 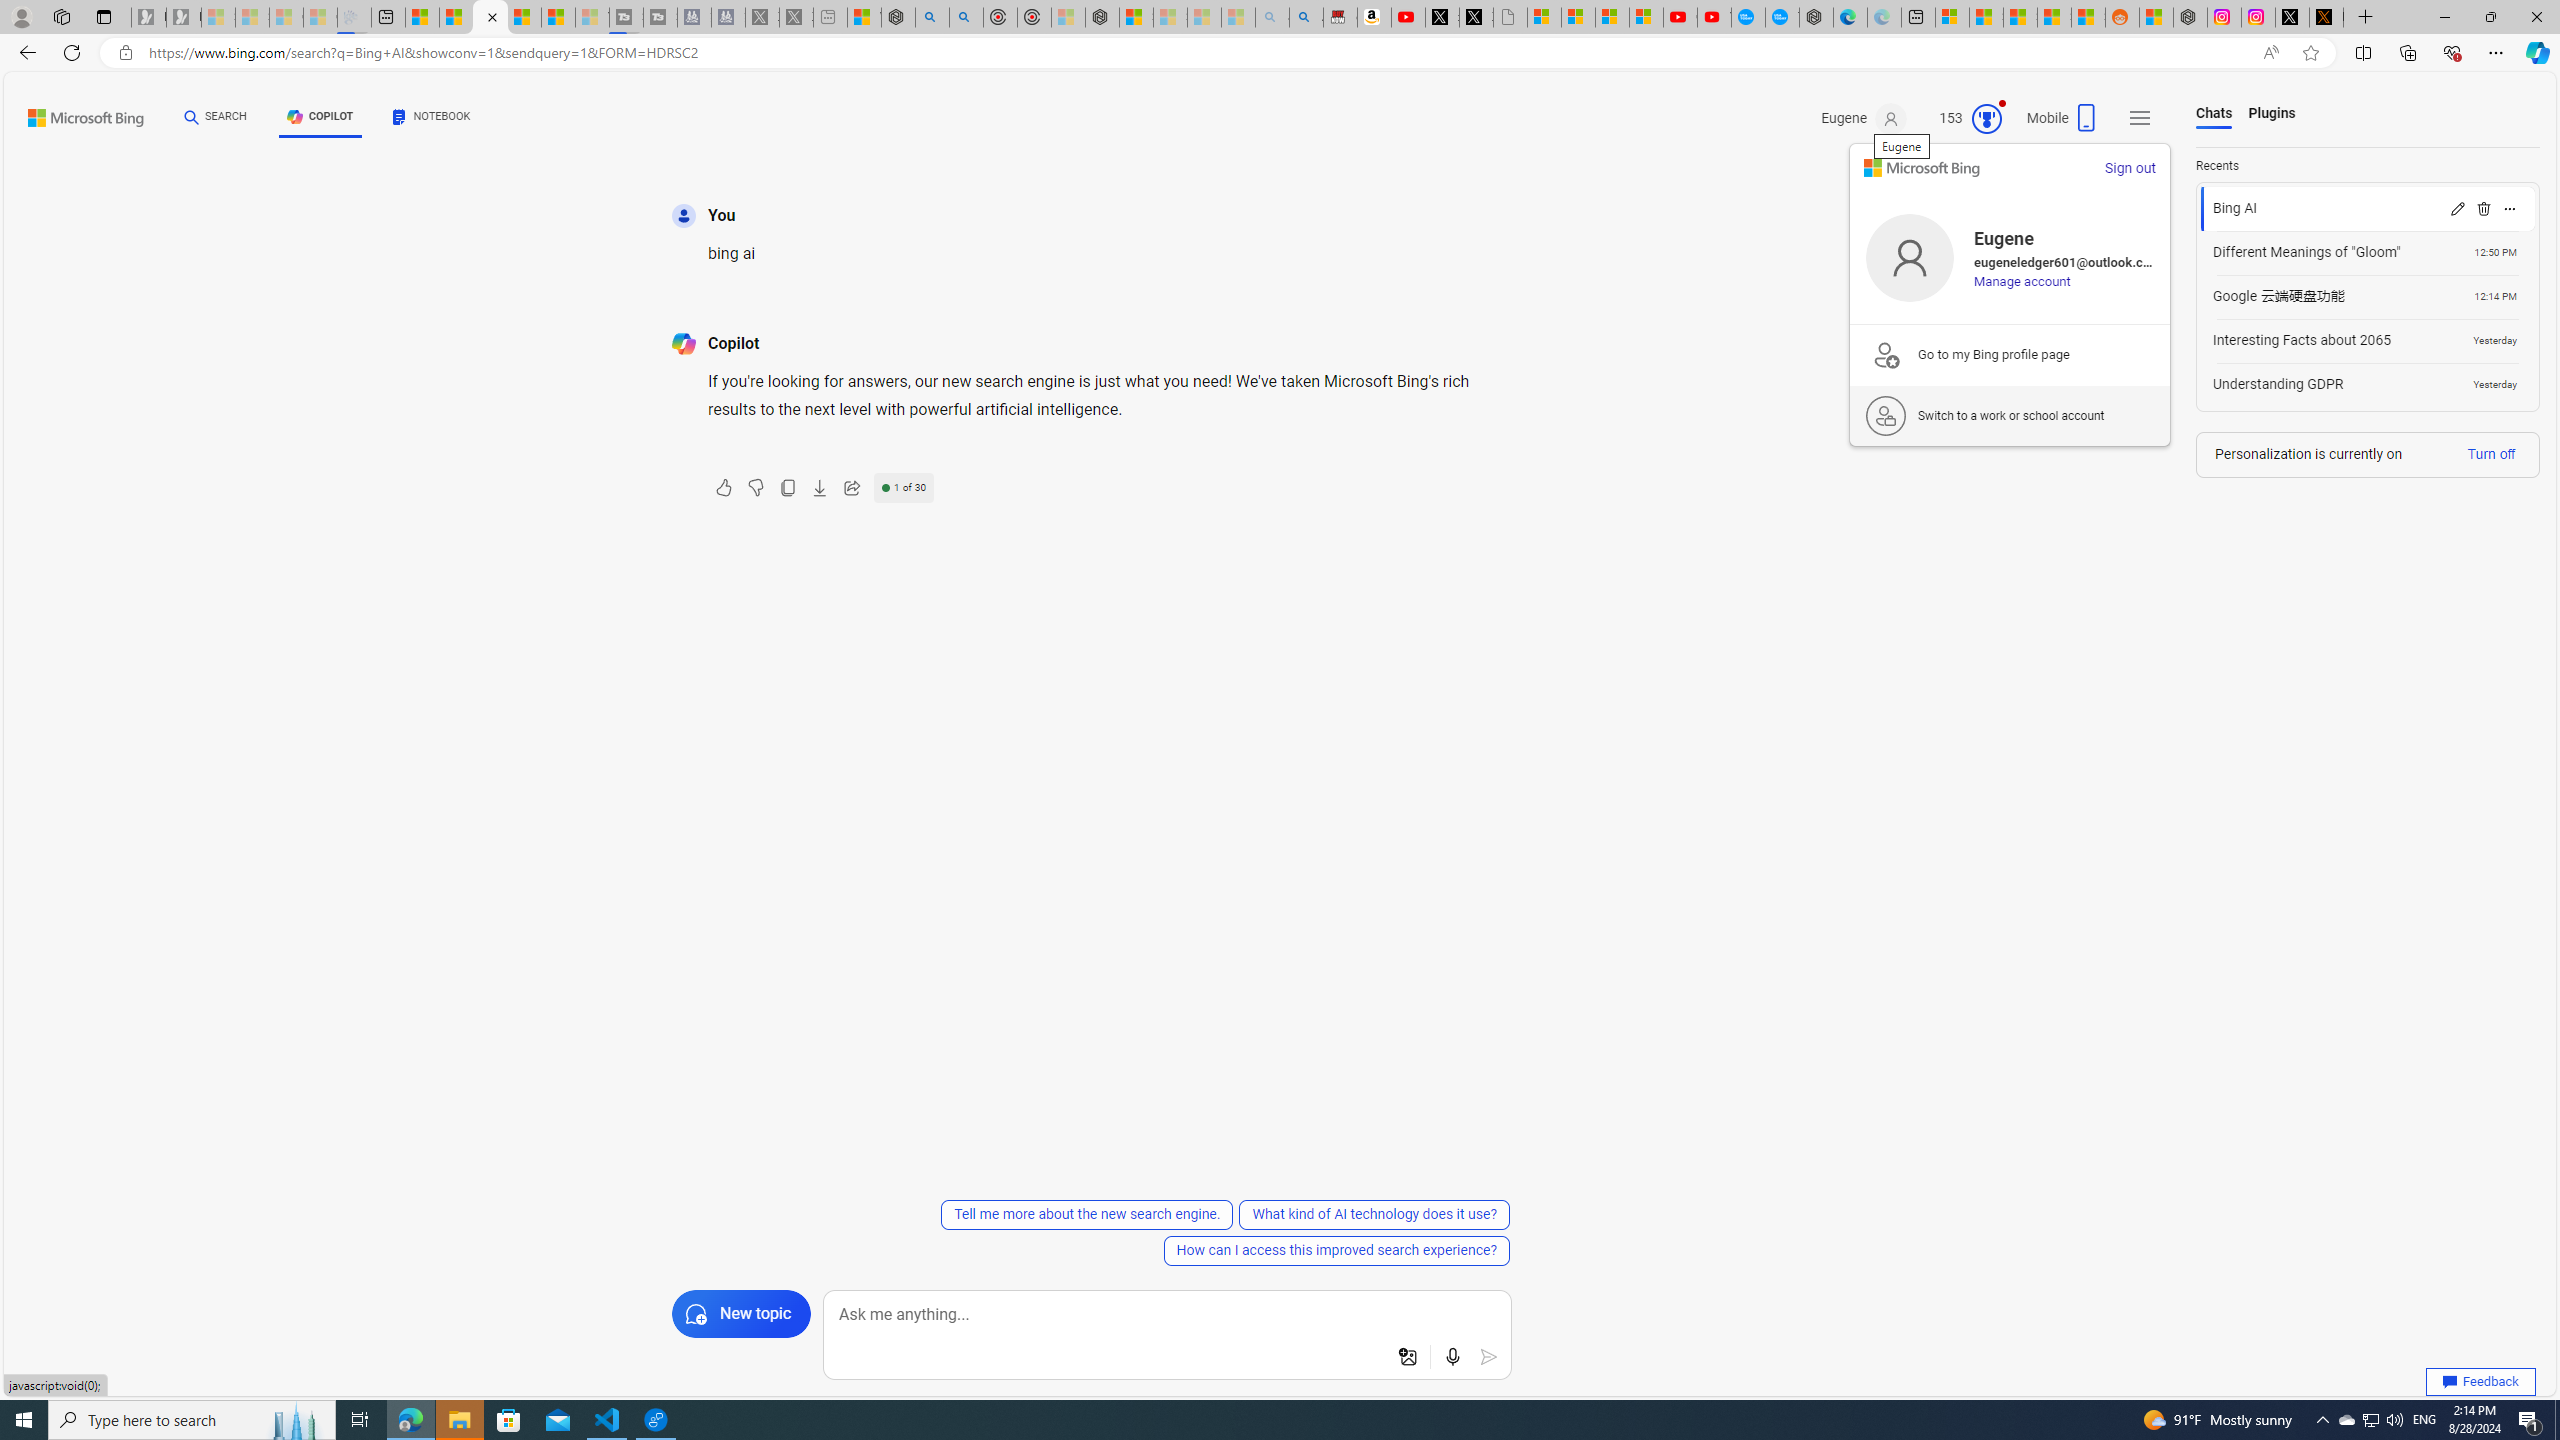 What do you see at coordinates (2495, 51) in the screenshot?
I see `'Settings and more (Alt+F)'` at bounding box center [2495, 51].